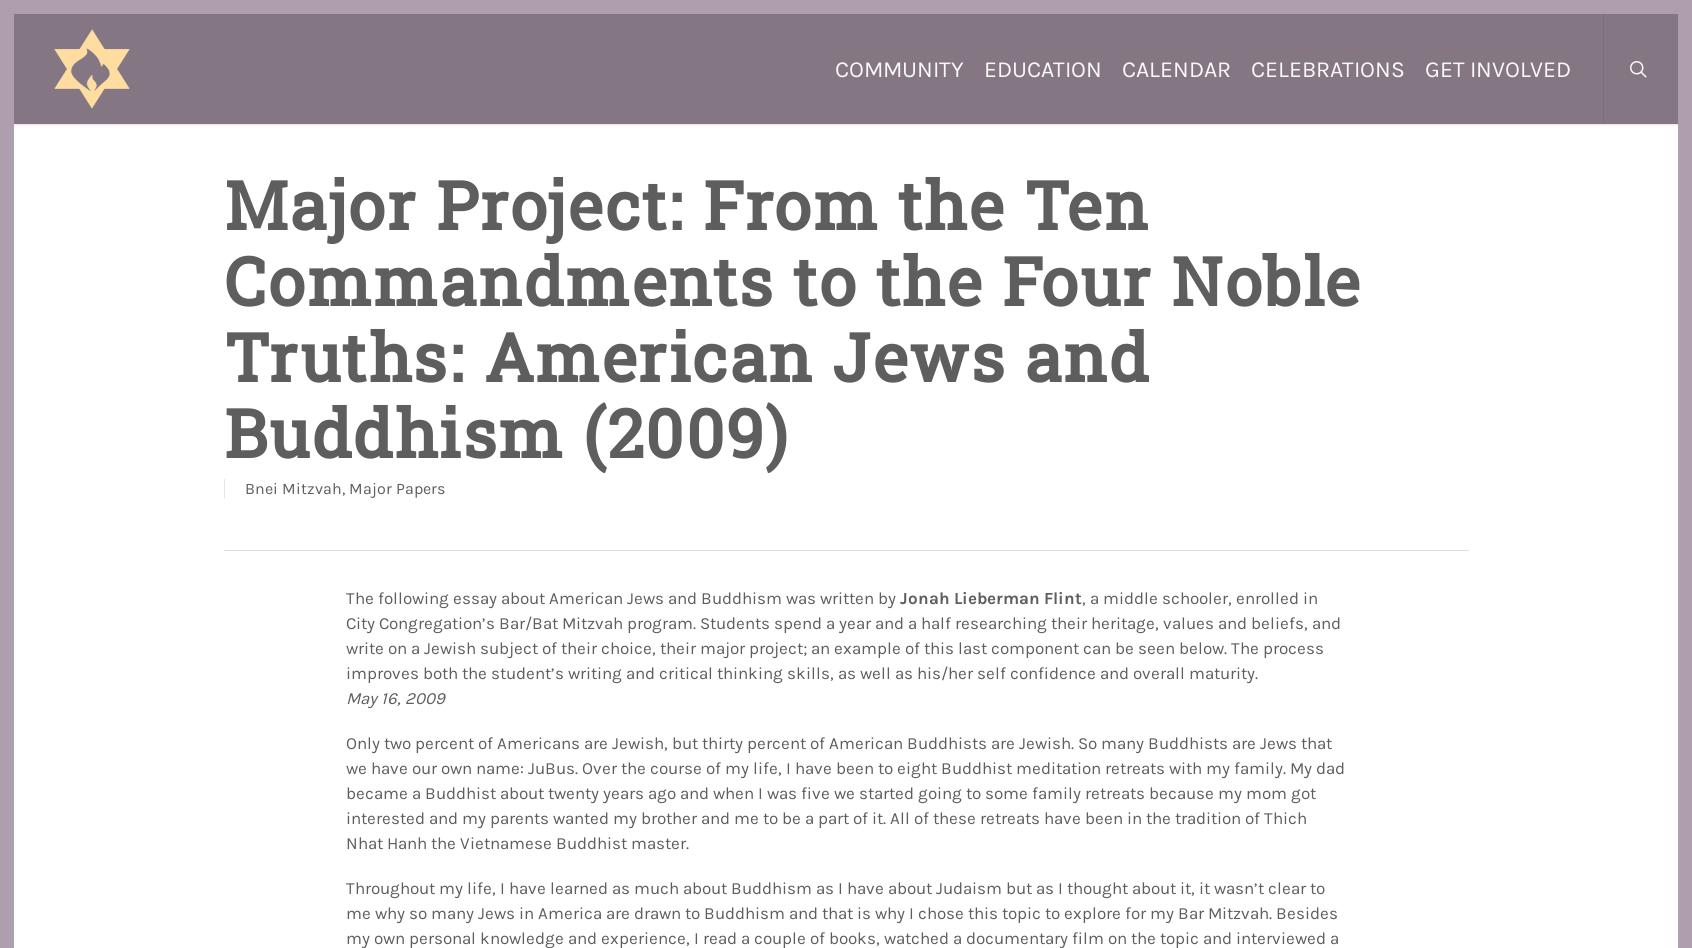  What do you see at coordinates (343, 488) in the screenshot?
I see `','` at bounding box center [343, 488].